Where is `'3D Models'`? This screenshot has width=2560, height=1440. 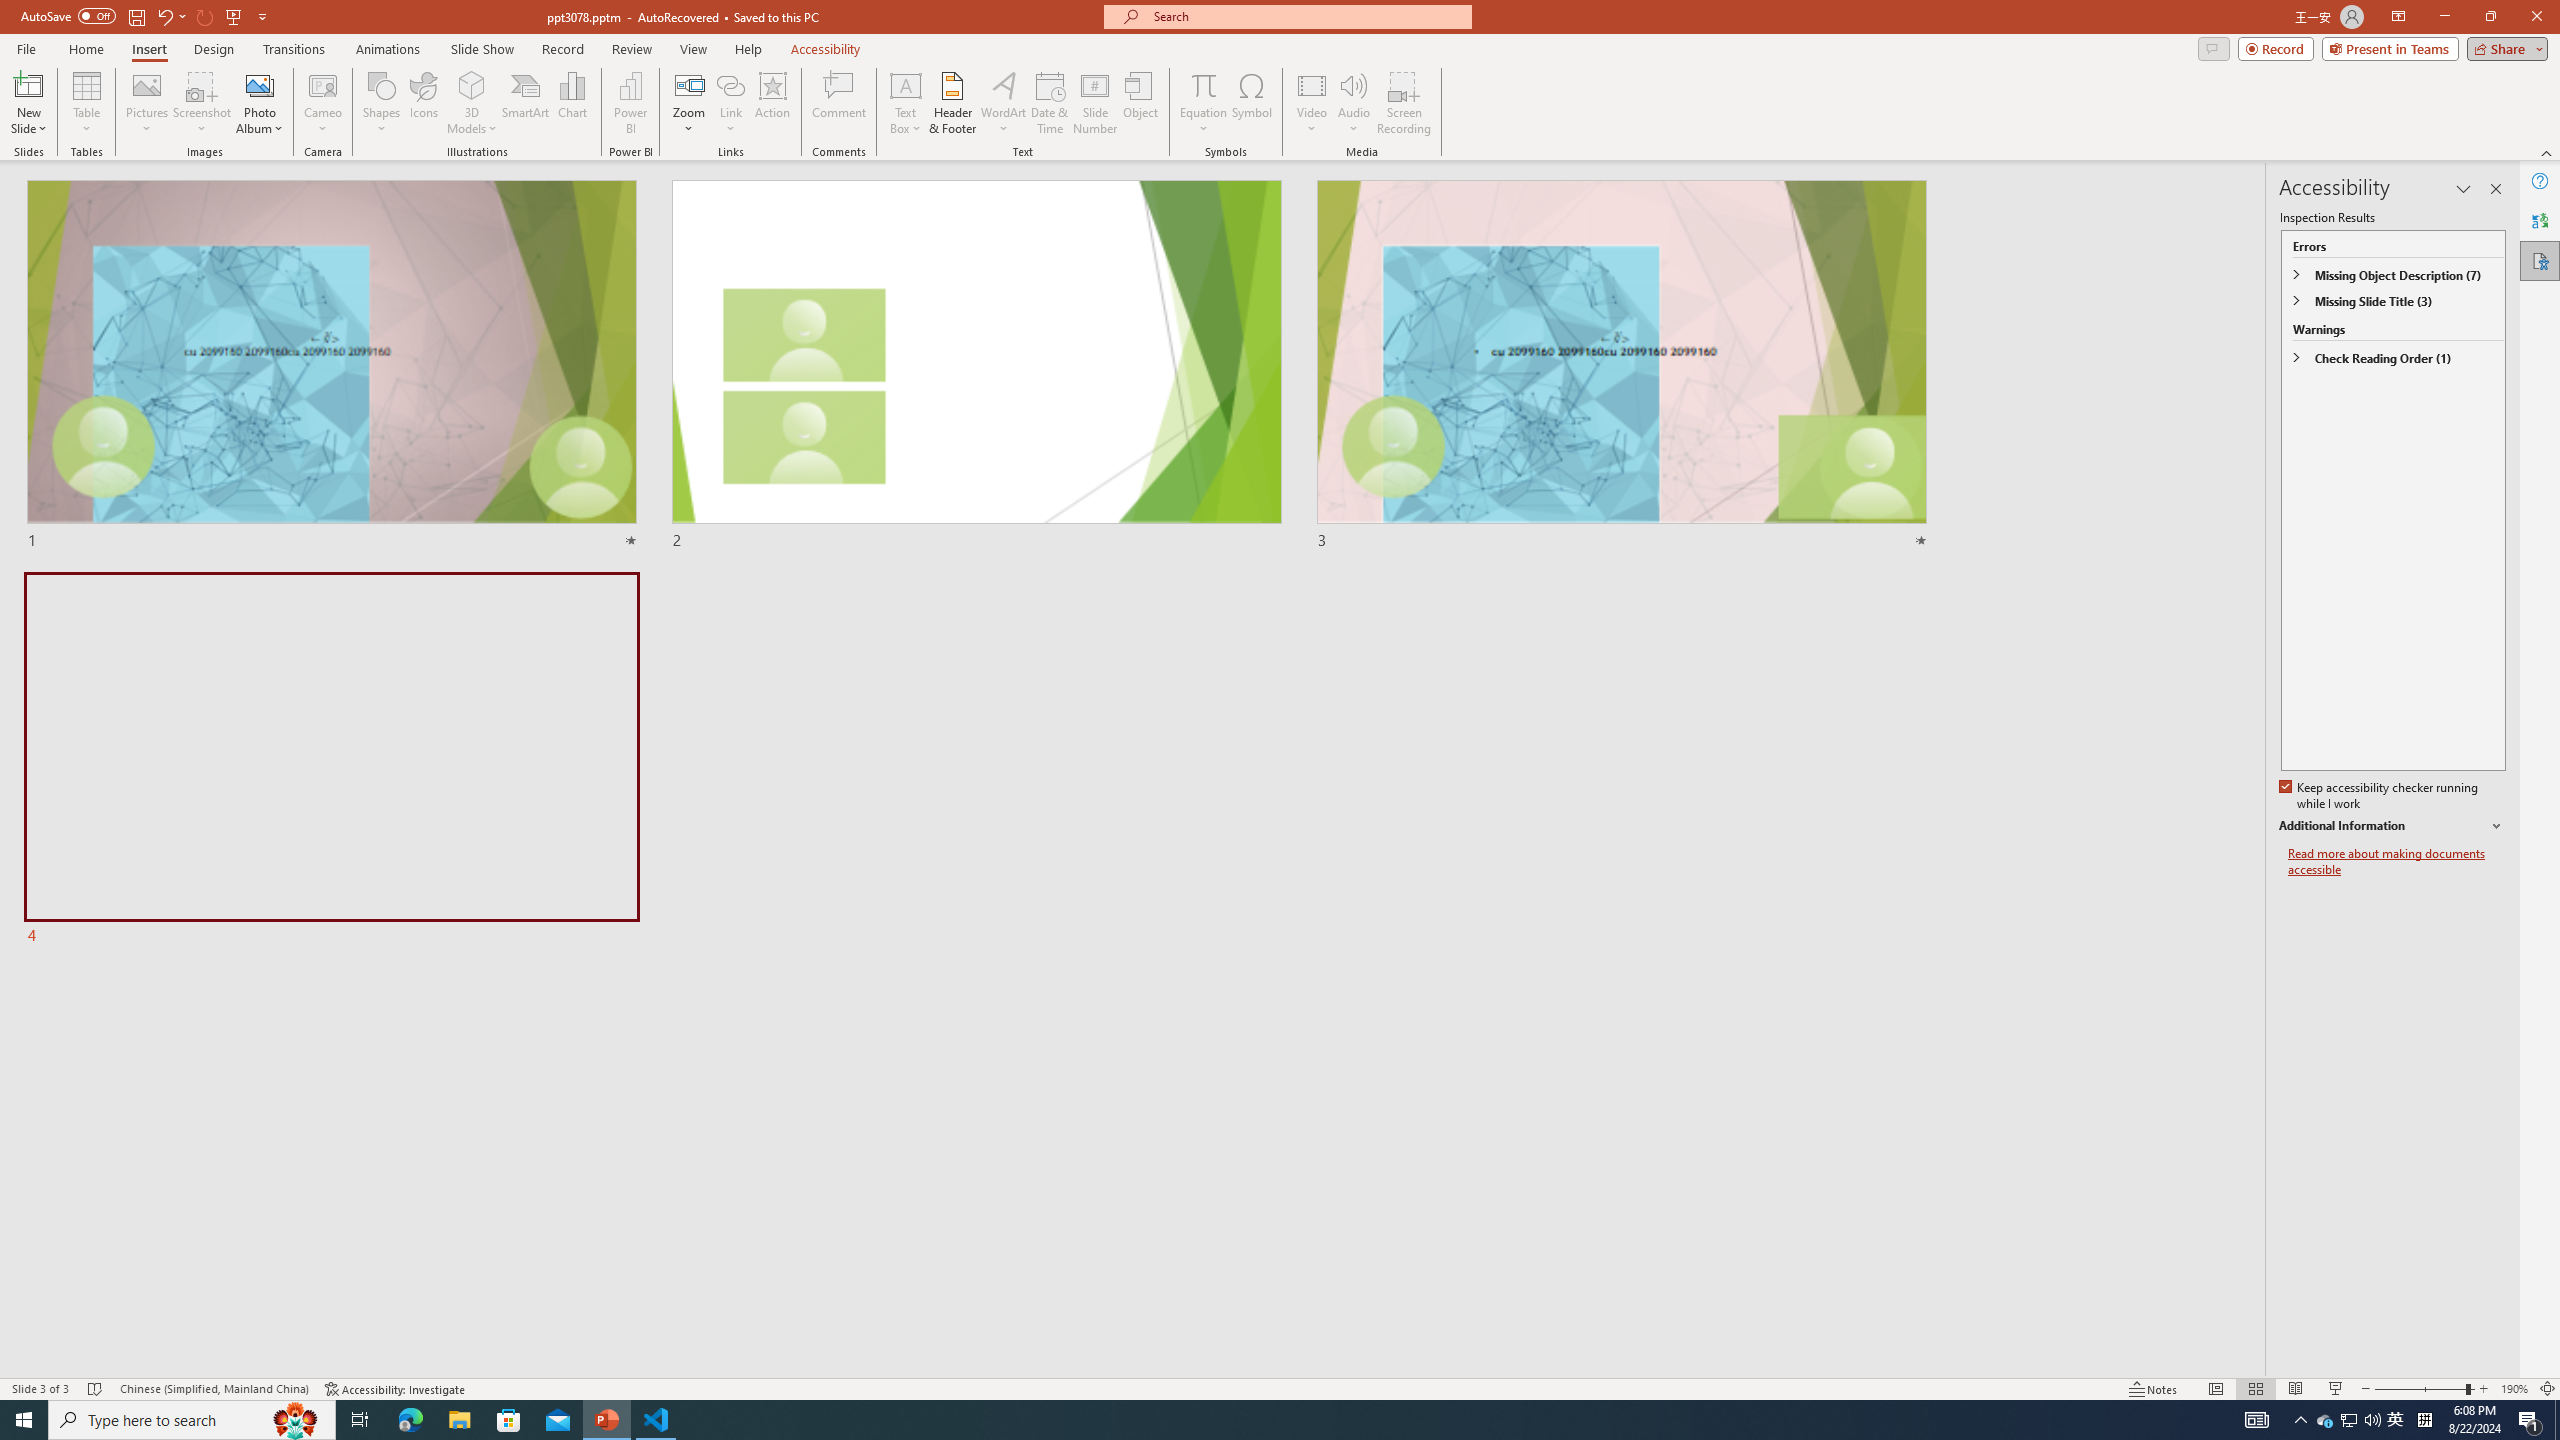 '3D Models' is located at coordinates (472, 103).